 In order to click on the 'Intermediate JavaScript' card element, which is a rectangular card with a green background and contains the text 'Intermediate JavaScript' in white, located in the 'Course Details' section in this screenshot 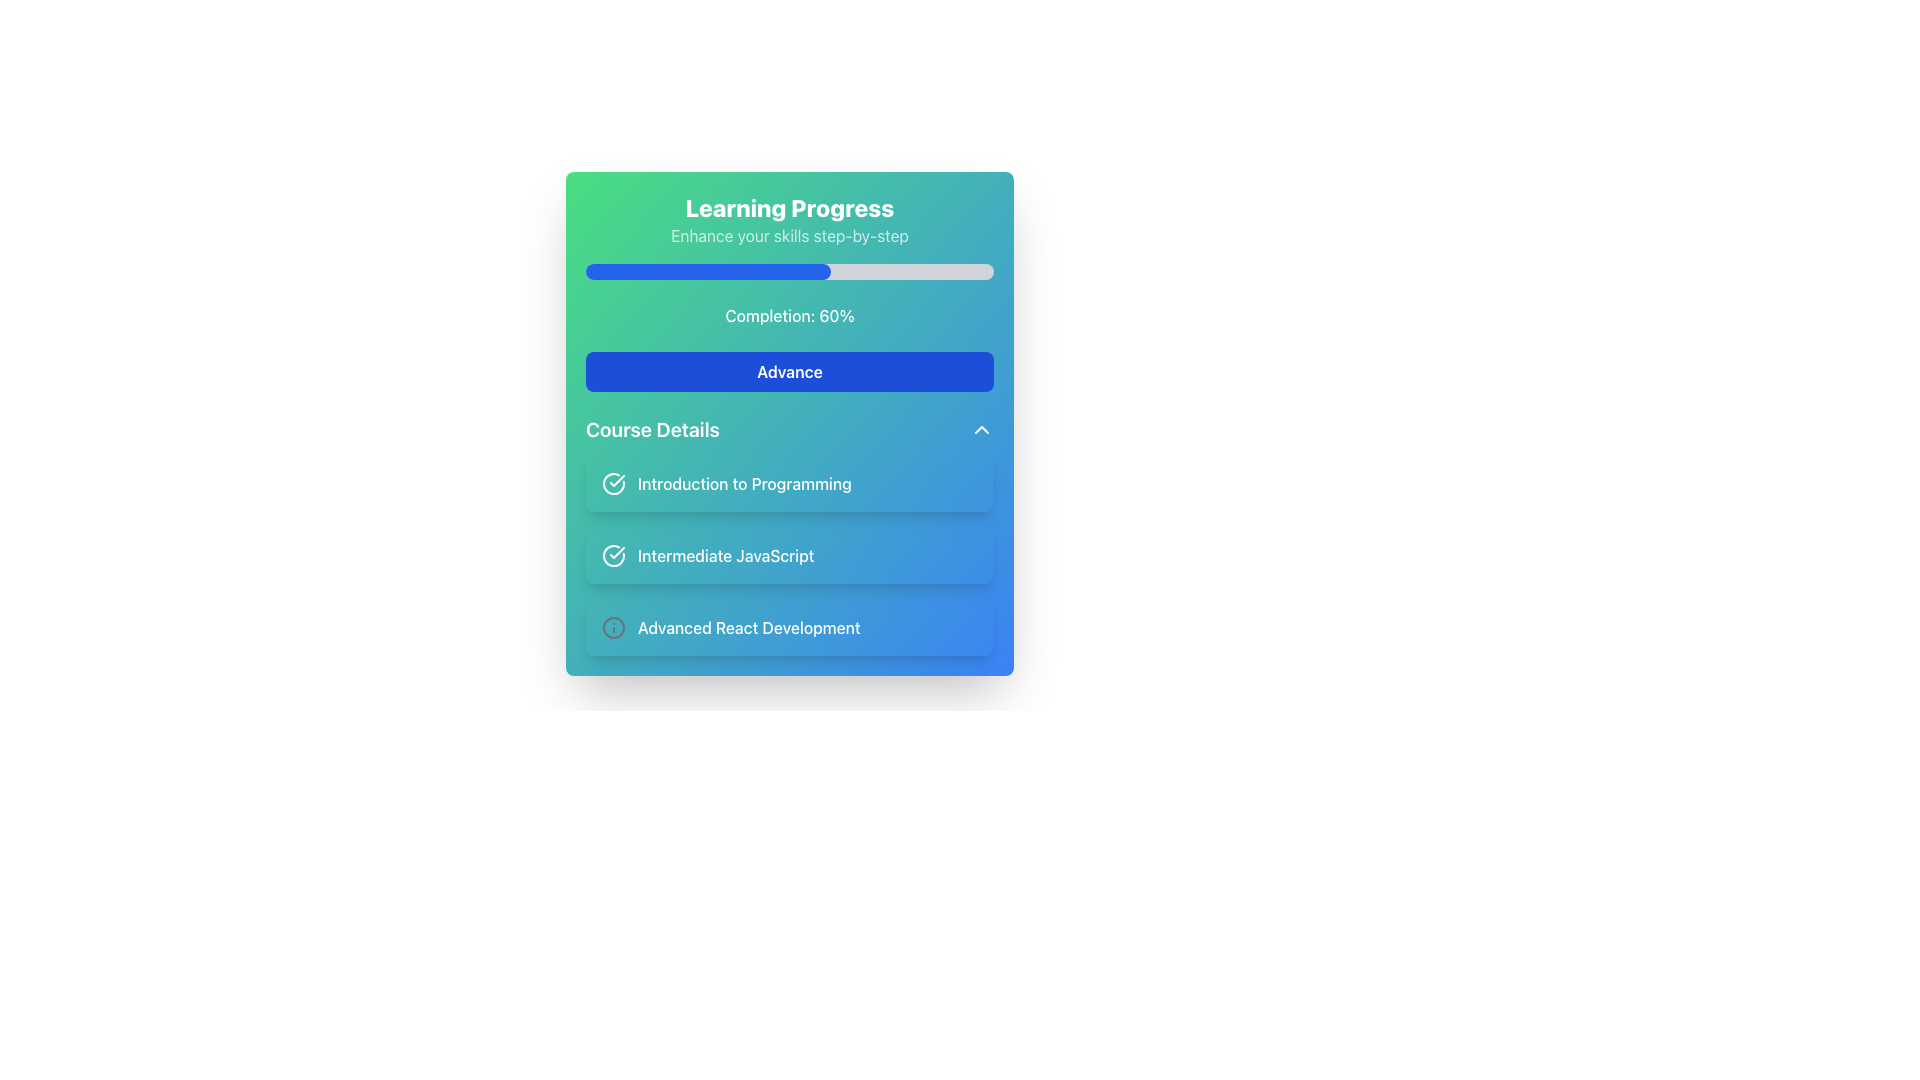, I will do `click(789, 555)`.